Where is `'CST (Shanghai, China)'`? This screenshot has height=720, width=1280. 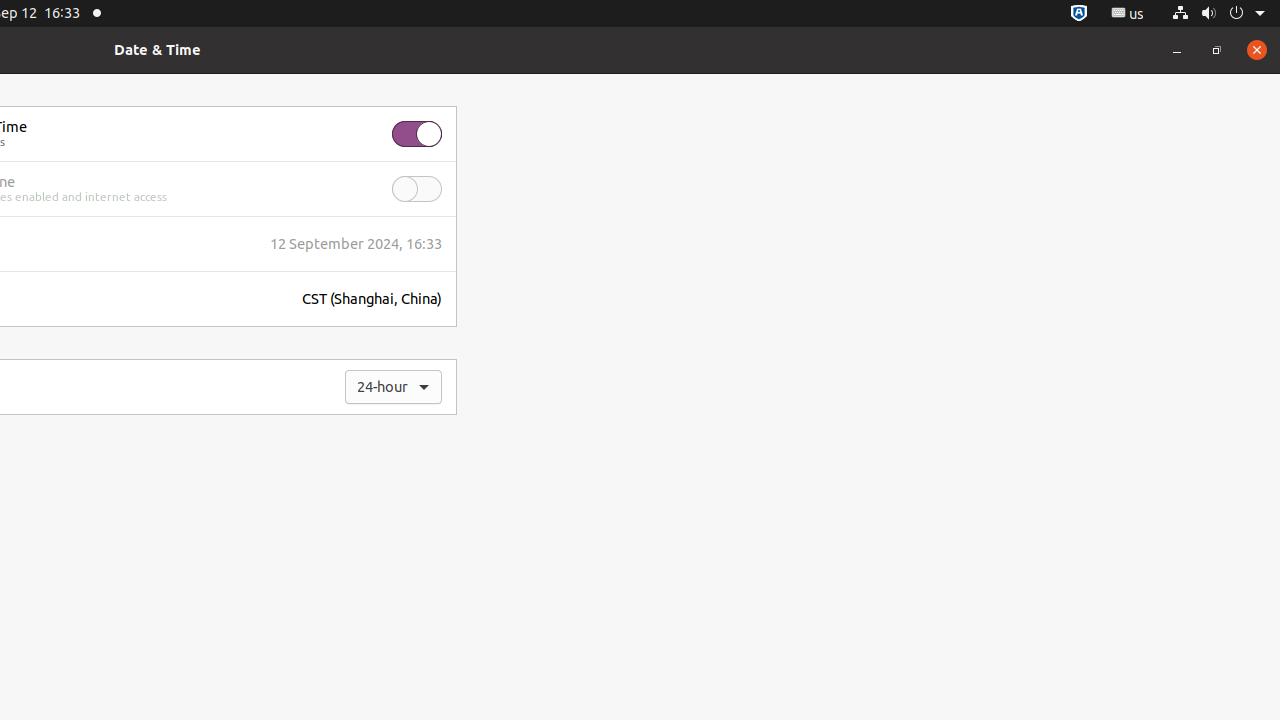 'CST (Shanghai, China)' is located at coordinates (371, 299).